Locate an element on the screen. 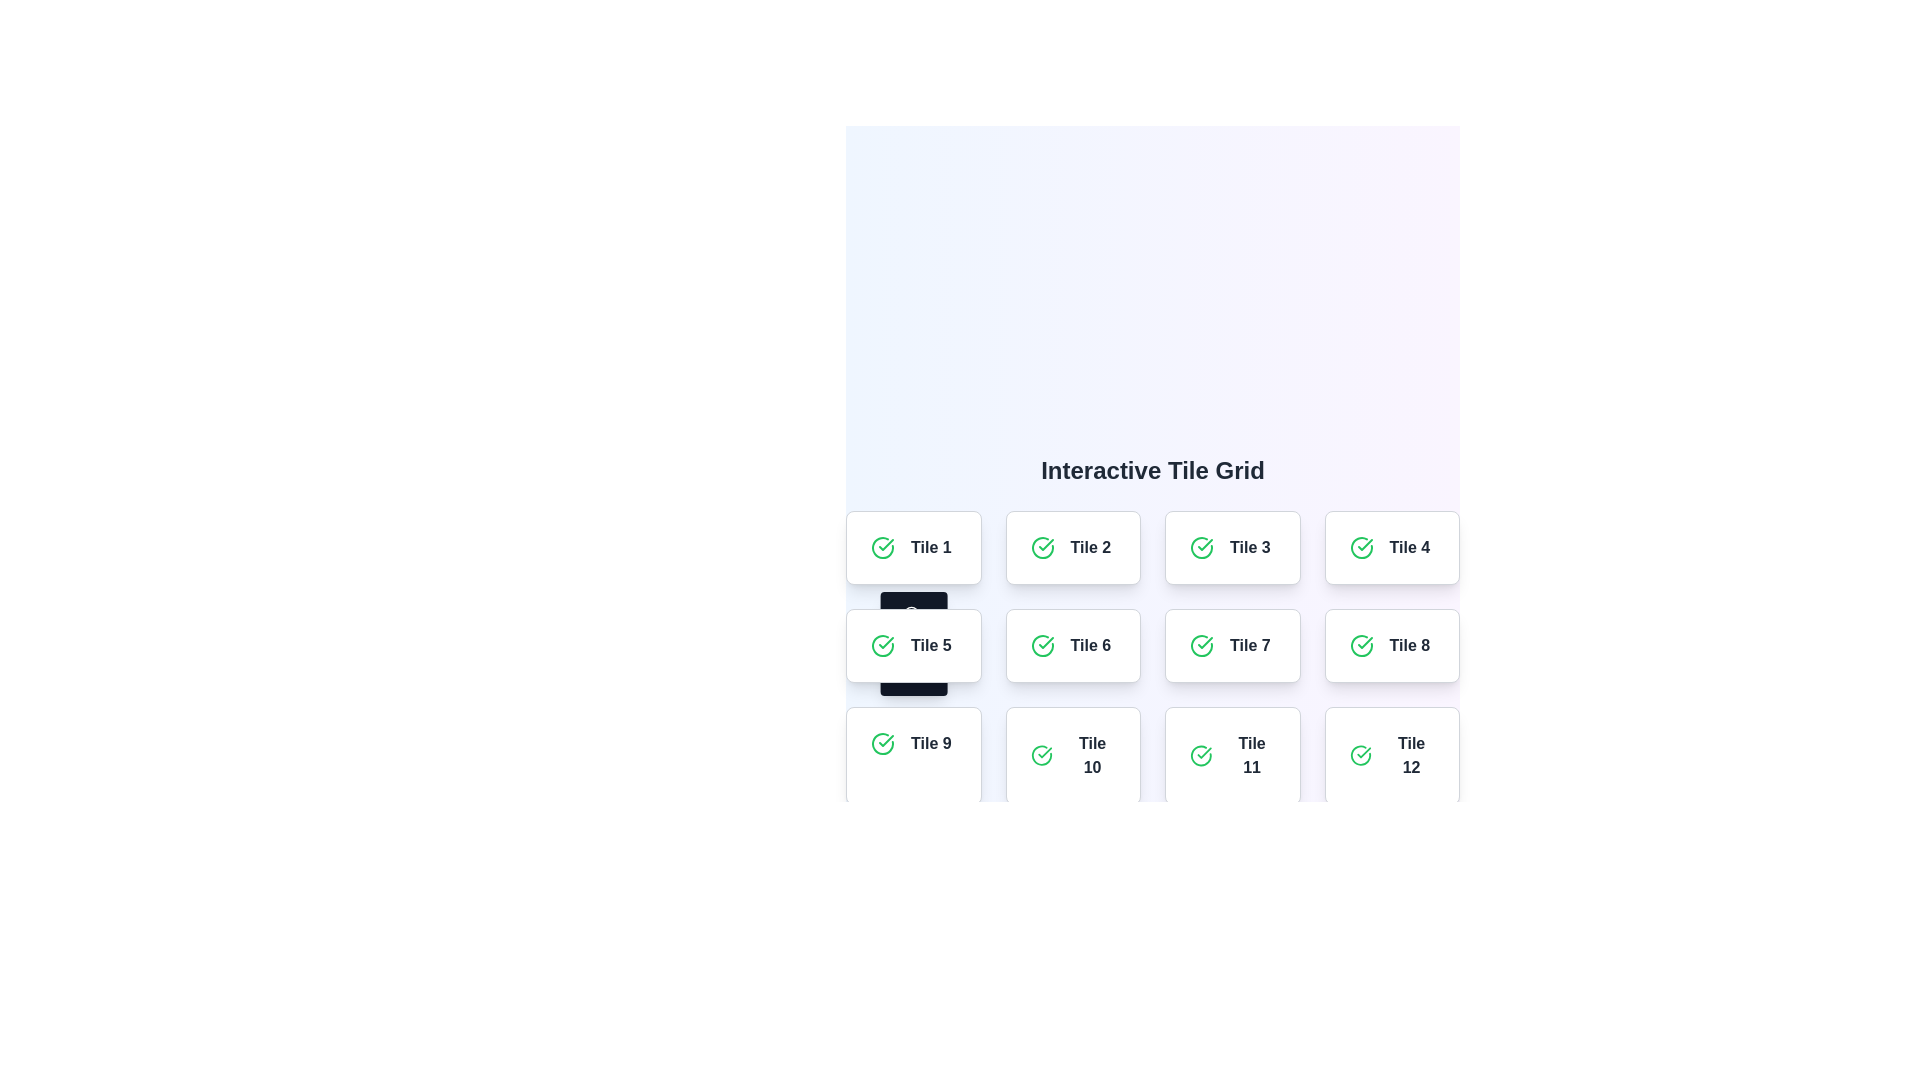  visual indicator icon that signifies the selection or activation of 'Tile 6', located to the left of the text 'Tile 6' is located at coordinates (1041, 645).